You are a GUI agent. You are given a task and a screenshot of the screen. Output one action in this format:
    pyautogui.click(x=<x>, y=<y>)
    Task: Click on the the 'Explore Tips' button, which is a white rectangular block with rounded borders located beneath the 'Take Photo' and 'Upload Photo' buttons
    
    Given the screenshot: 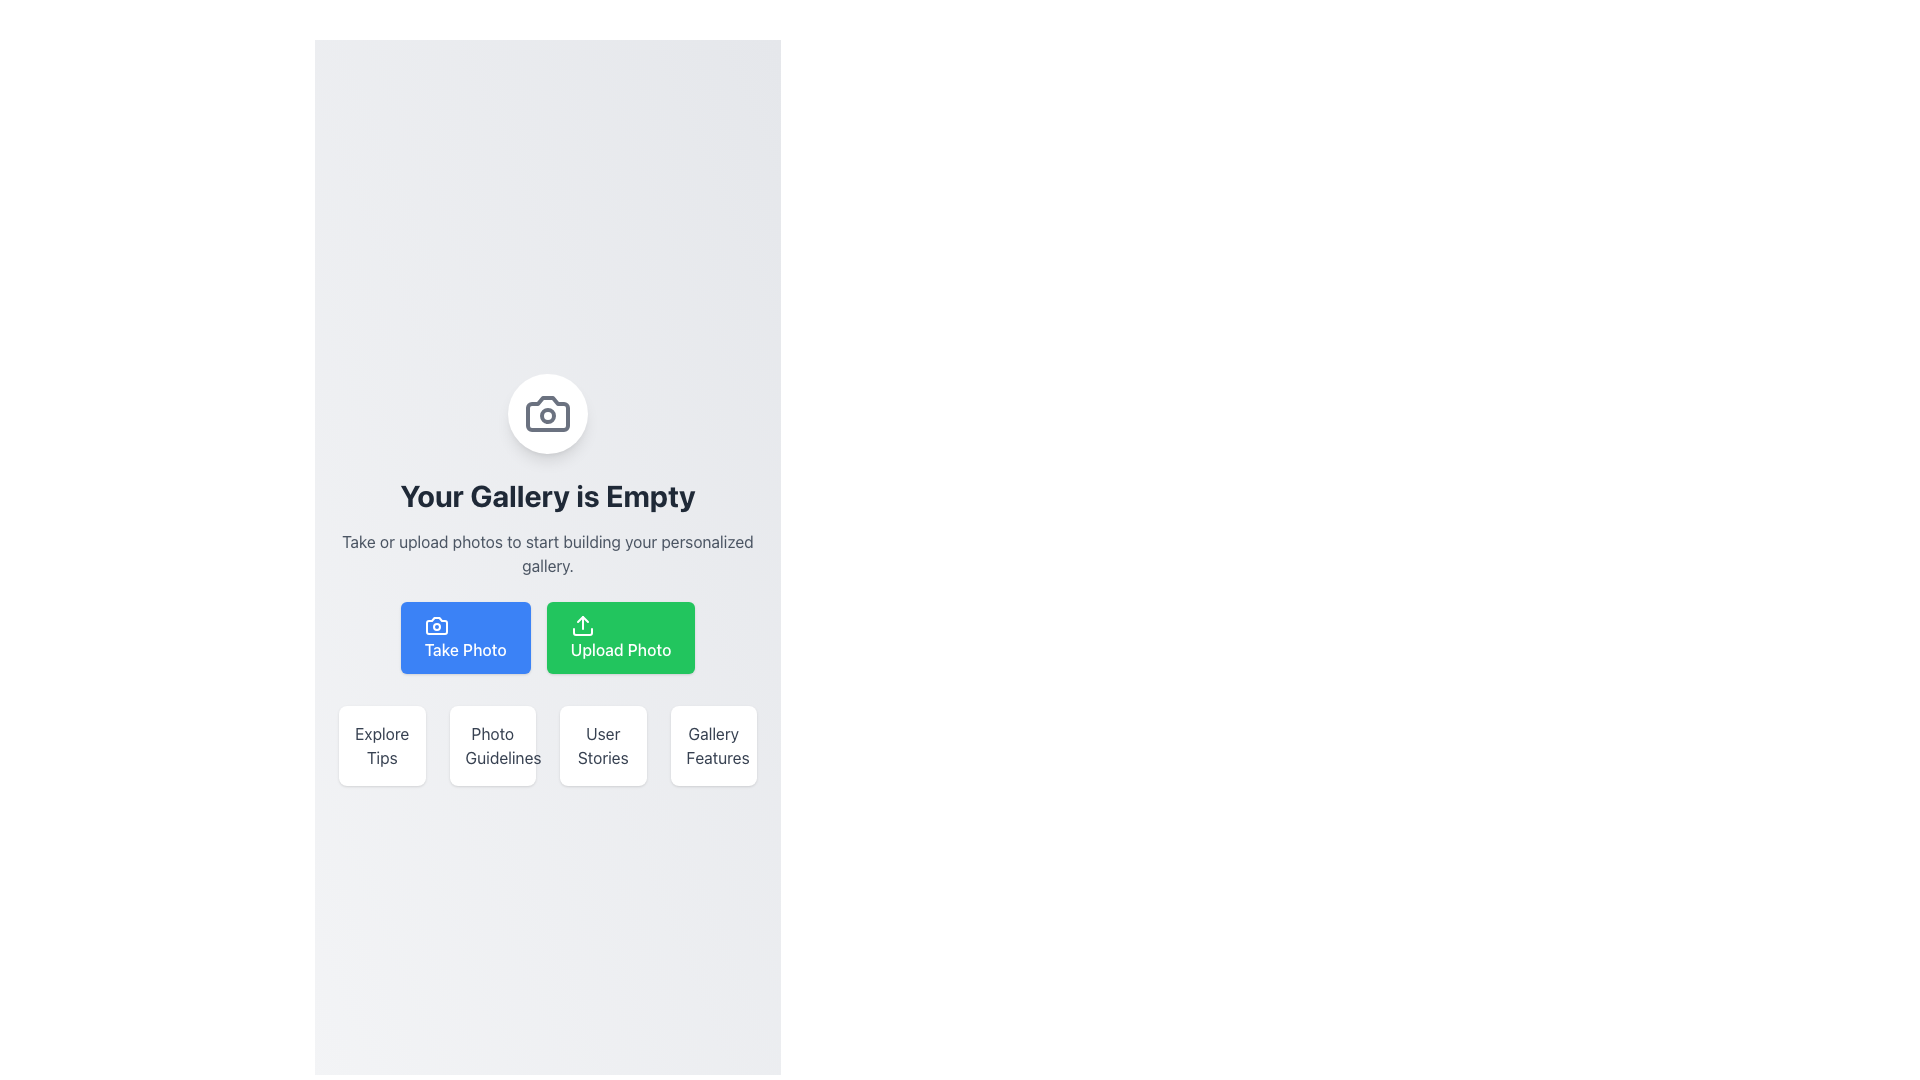 What is the action you would take?
    pyautogui.click(x=382, y=745)
    